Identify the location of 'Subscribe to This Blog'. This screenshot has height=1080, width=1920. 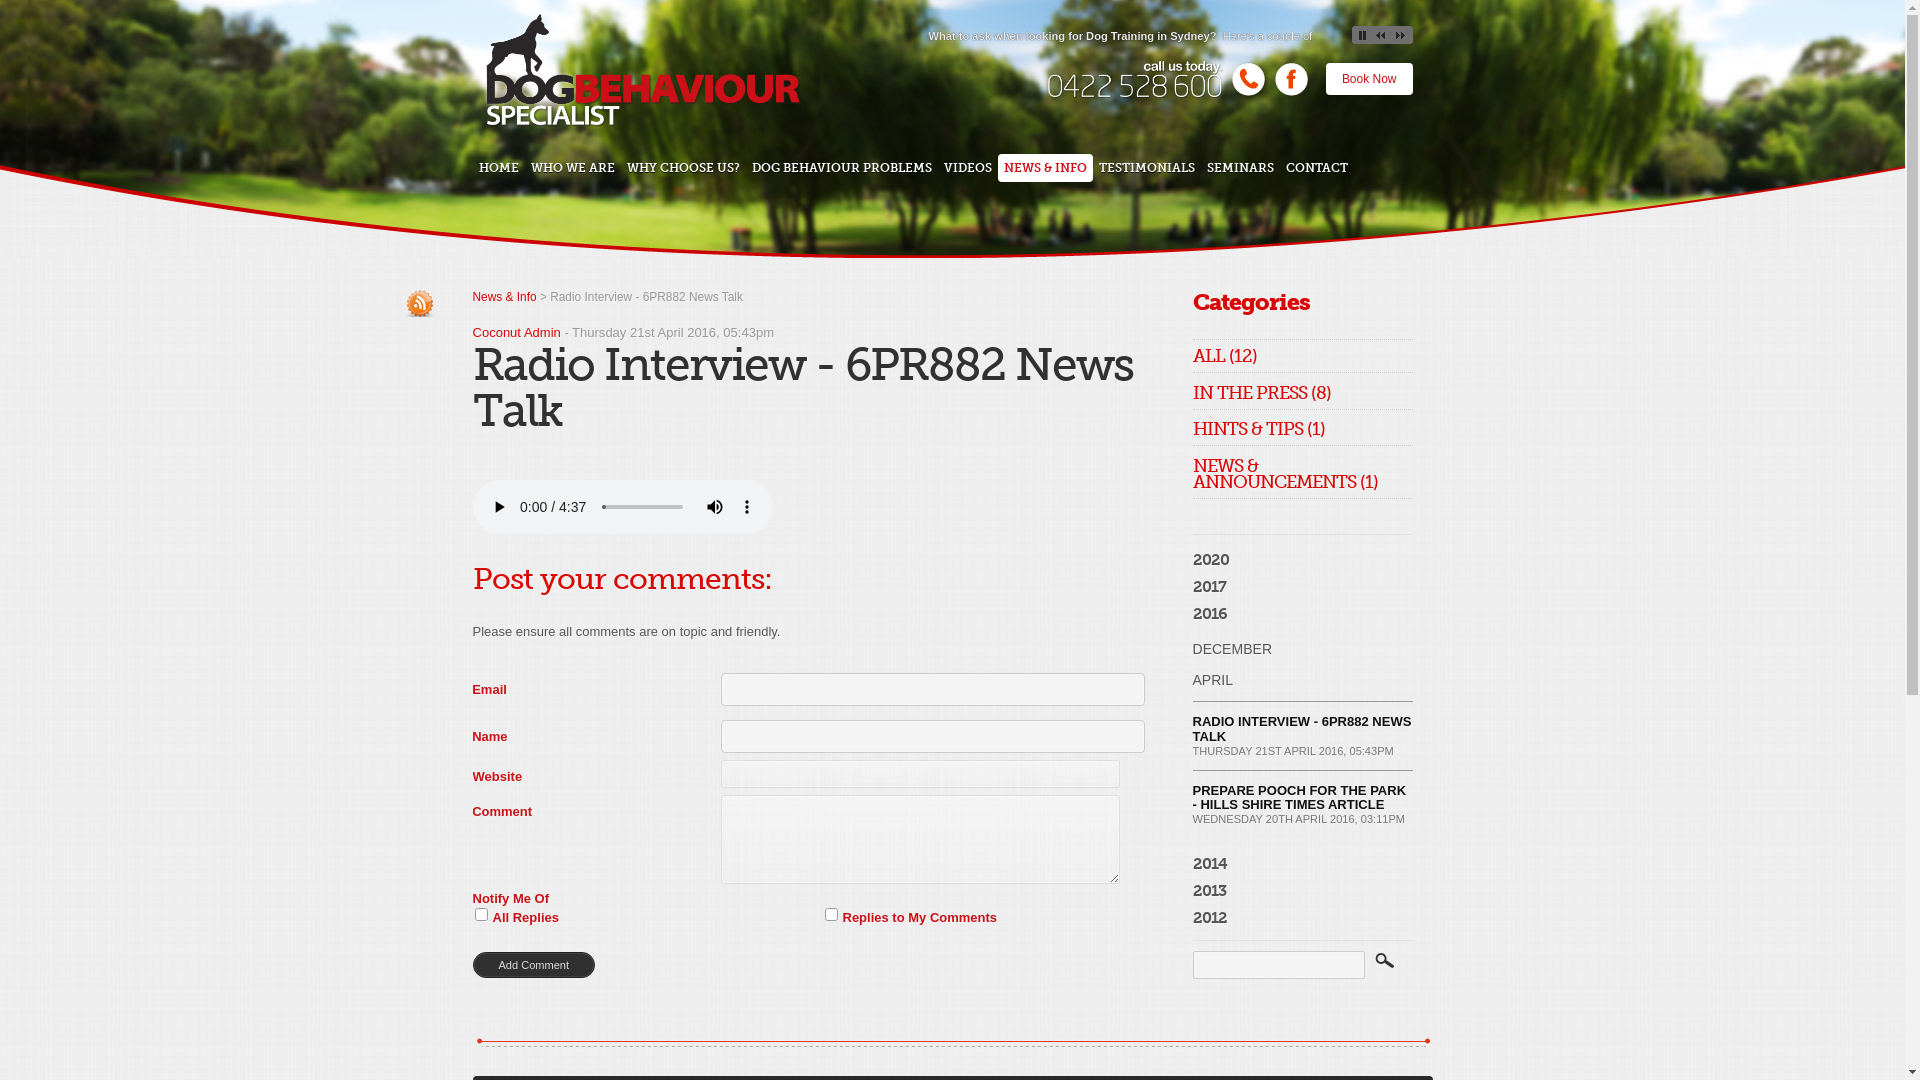
(419, 303).